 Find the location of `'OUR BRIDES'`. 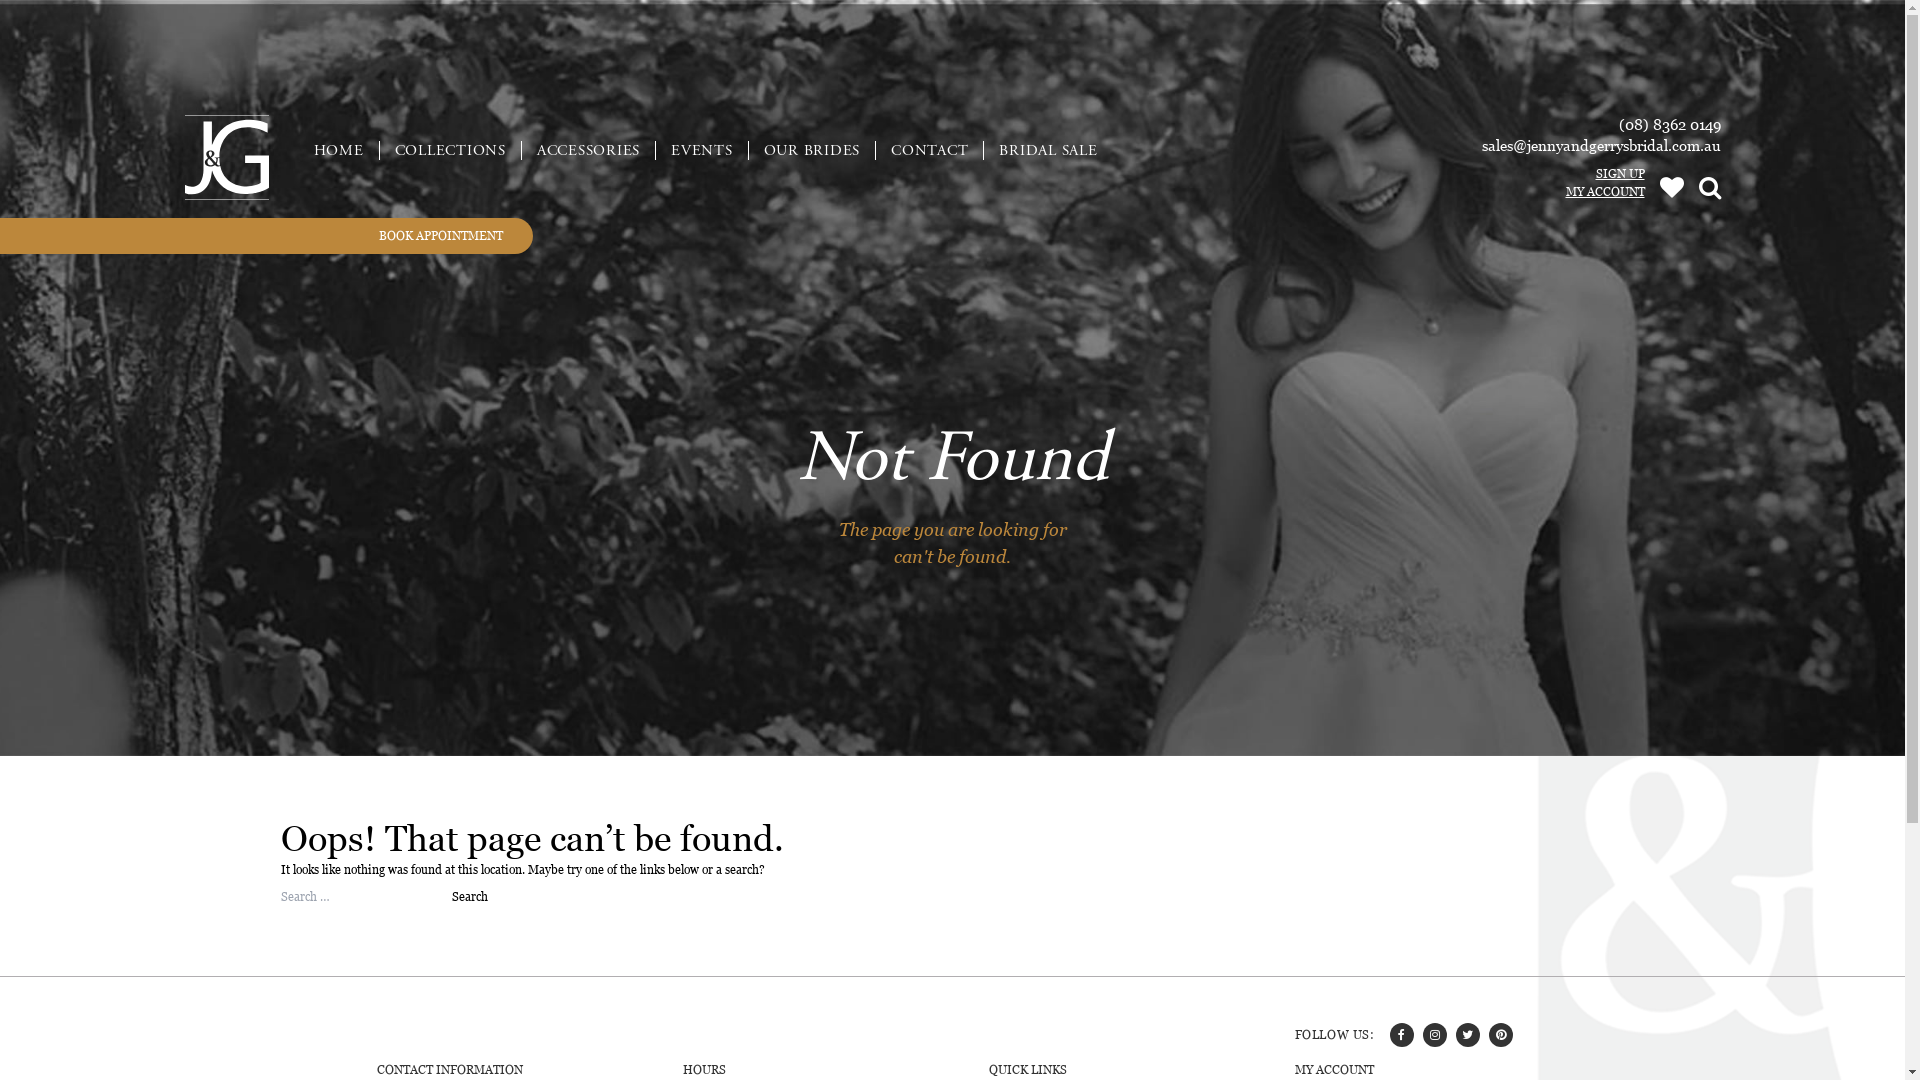

'OUR BRIDES' is located at coordinates (811, 148).